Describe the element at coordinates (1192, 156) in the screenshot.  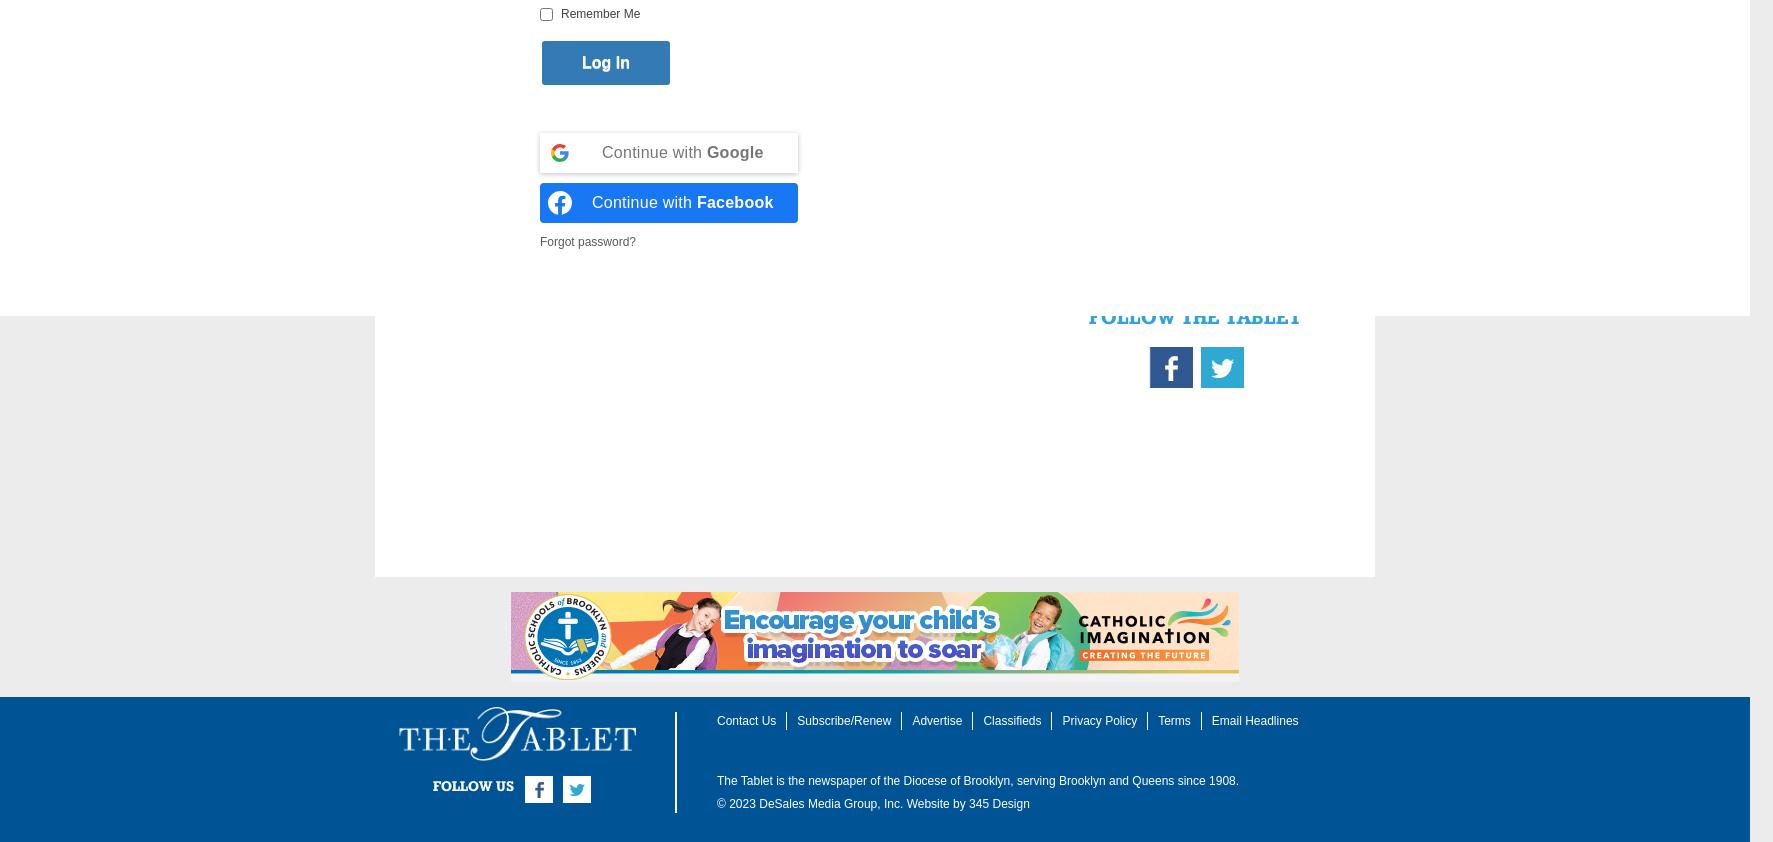
I see `'Do you have a photo or video you want to share with The Tablet? Click here to send it straight to our news desk. You might just see your submission online or in the new edition of the paper.'` at that location.